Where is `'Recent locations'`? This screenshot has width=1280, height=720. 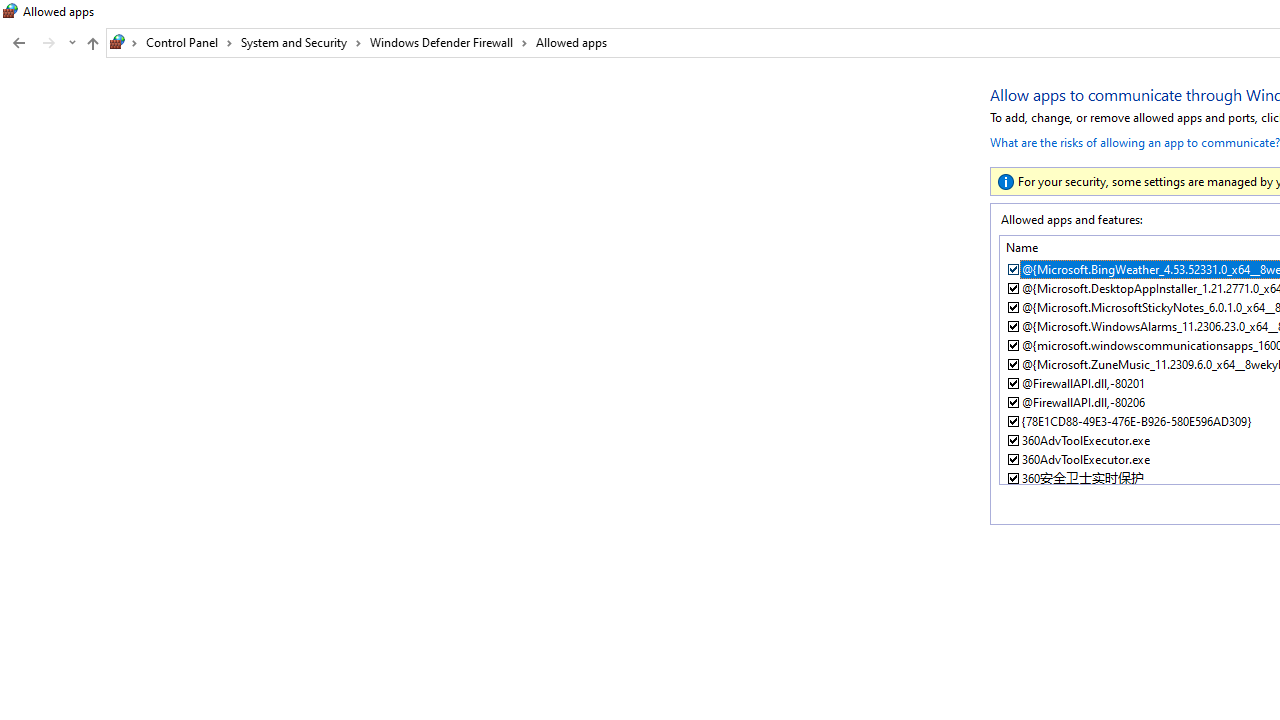 'Recent locations' is located at coordinates (71, 43).